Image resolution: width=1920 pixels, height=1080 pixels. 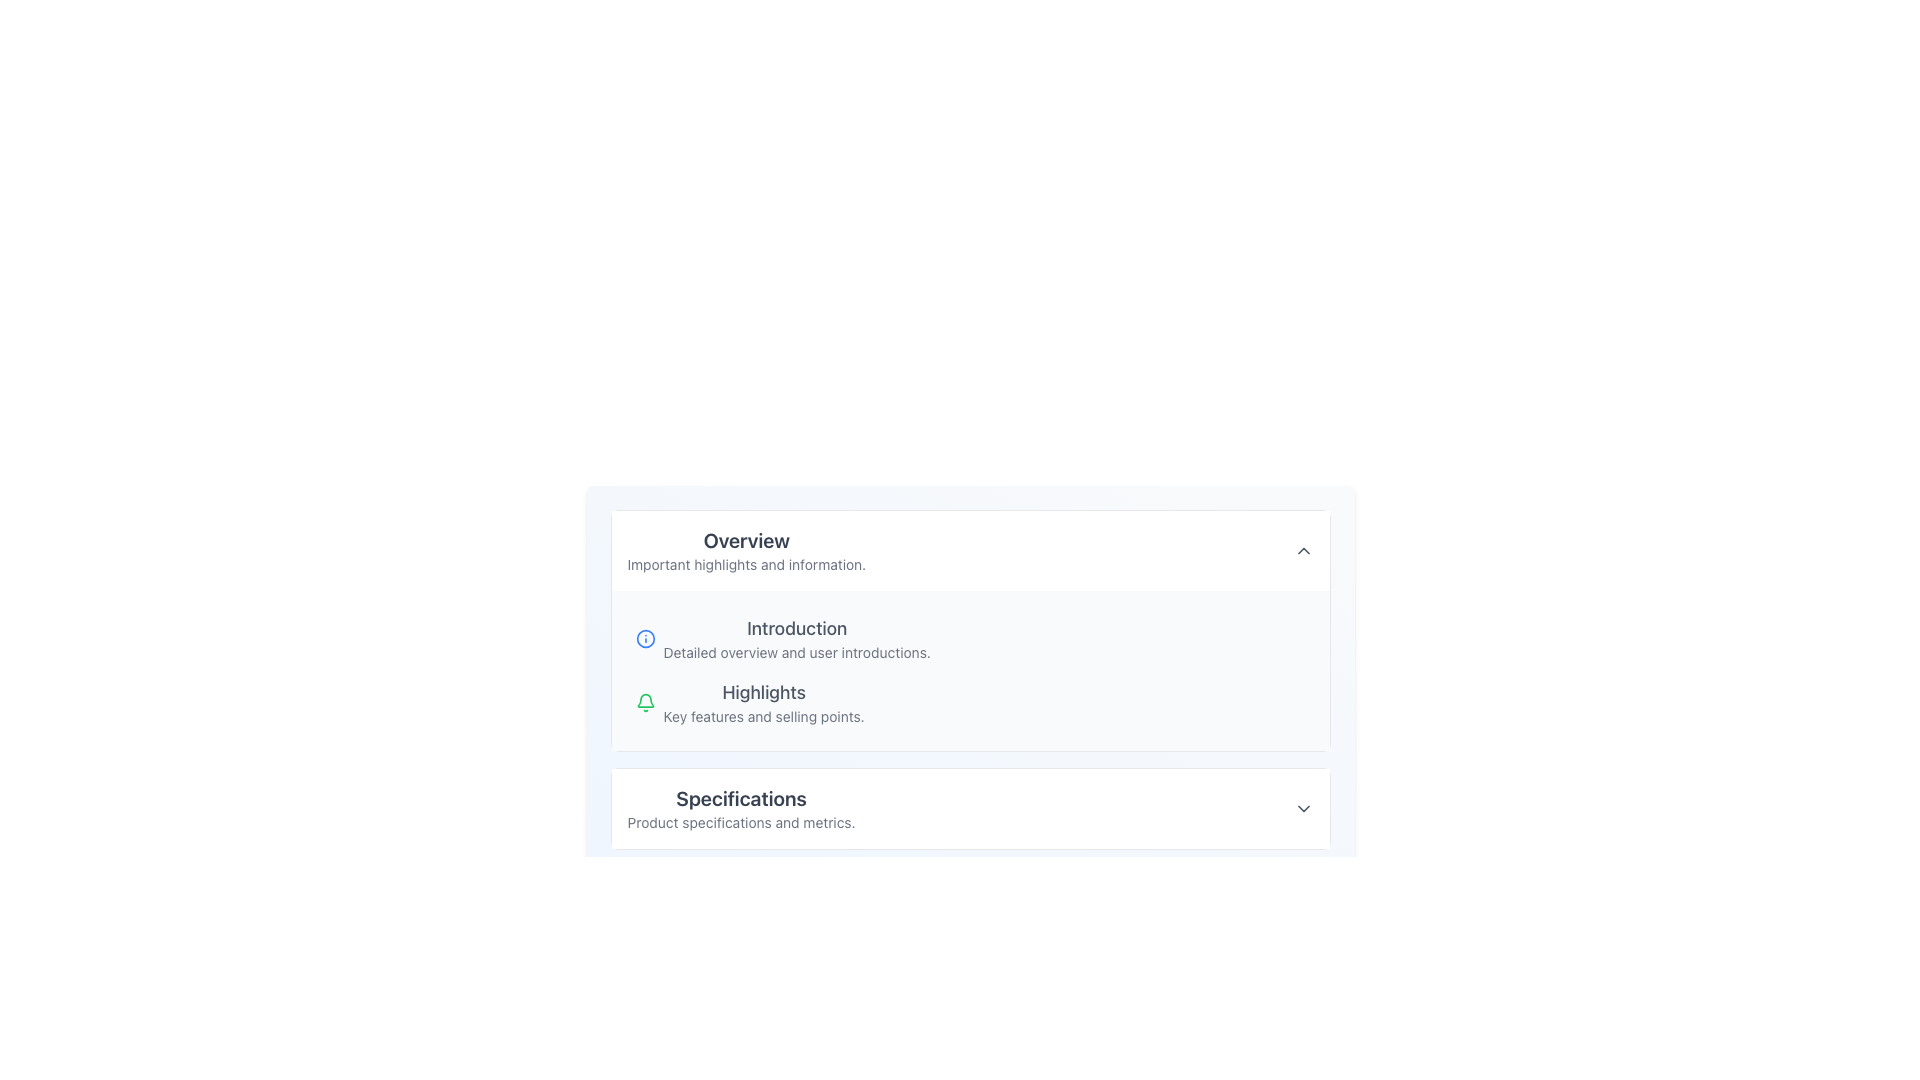 What do you see at coordinates (763, 701) in the screenshot?
I see `the central text block that provides an overview of the content` at bounding box center [763, 701].